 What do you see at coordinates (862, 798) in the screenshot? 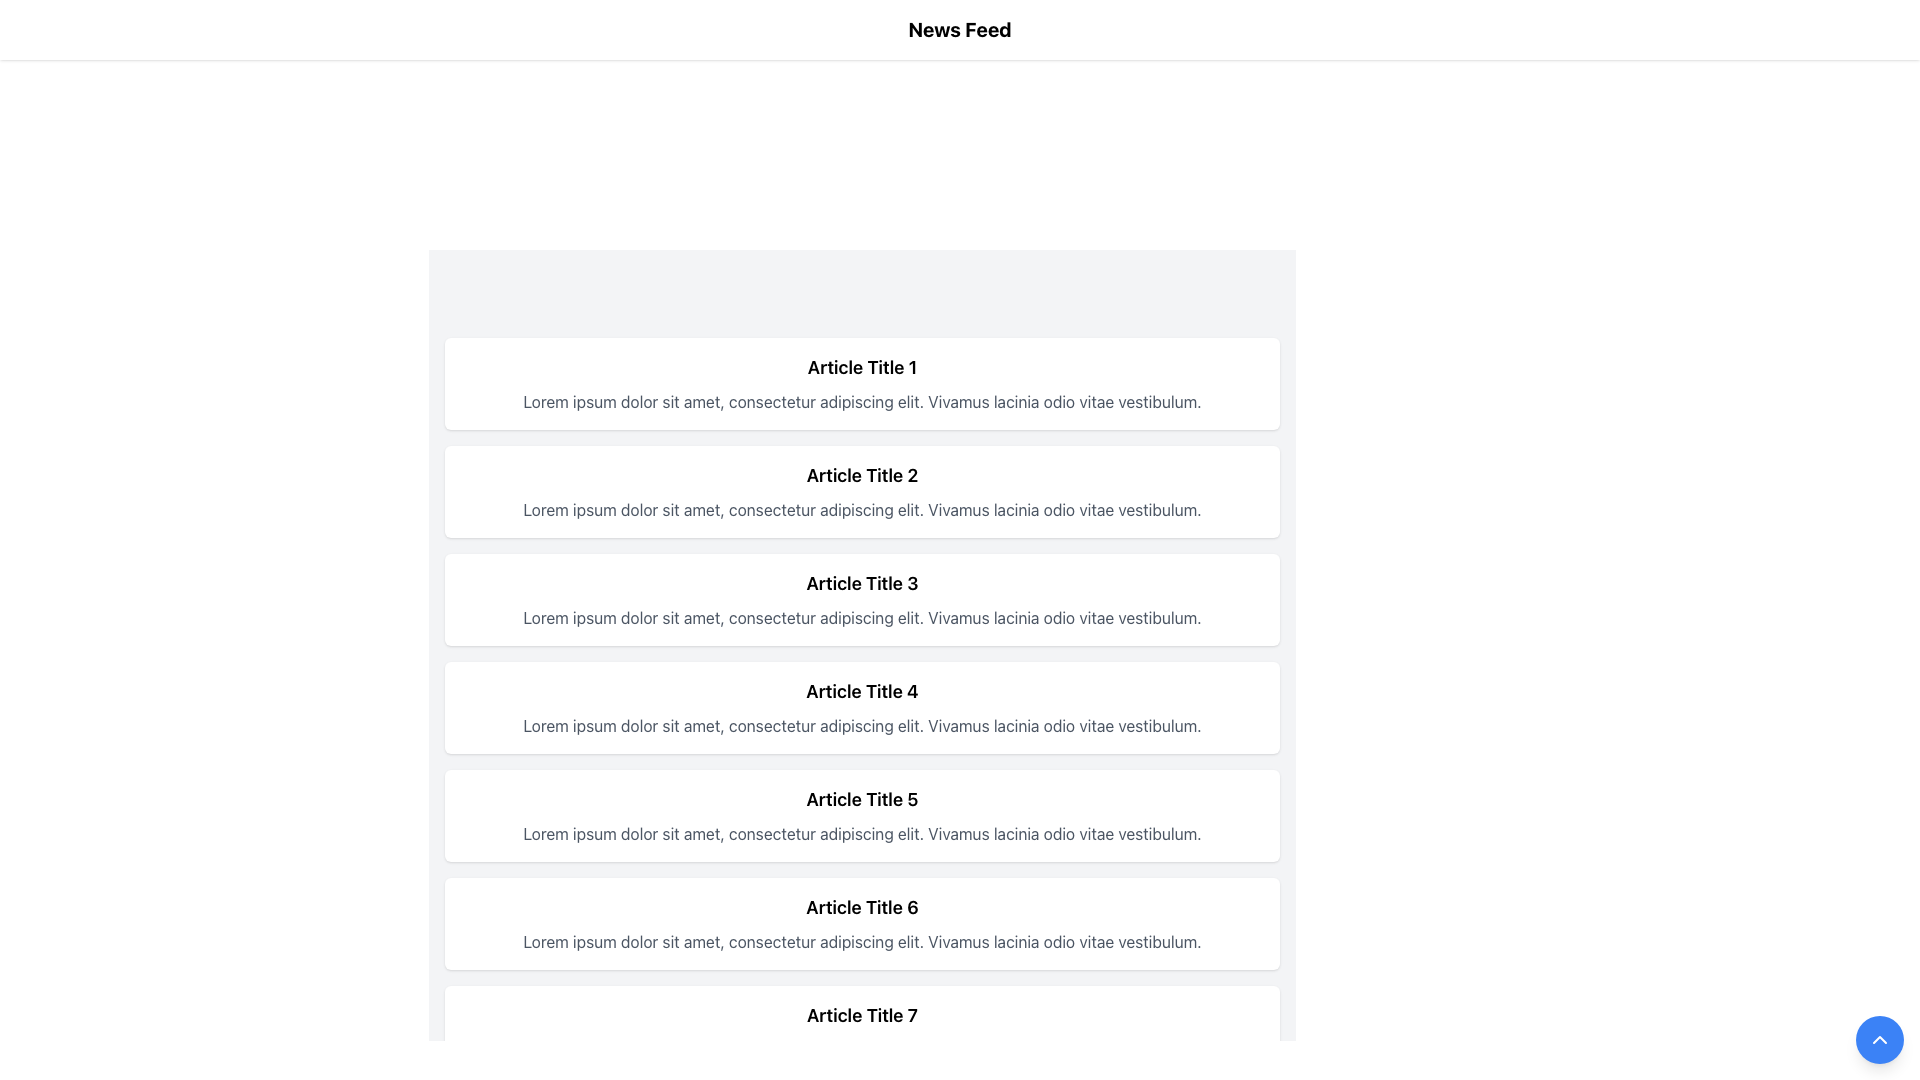
I see `the static text display that shows the title of a specific article in the fifth card of the news feed` at bounding box center [862, 798].